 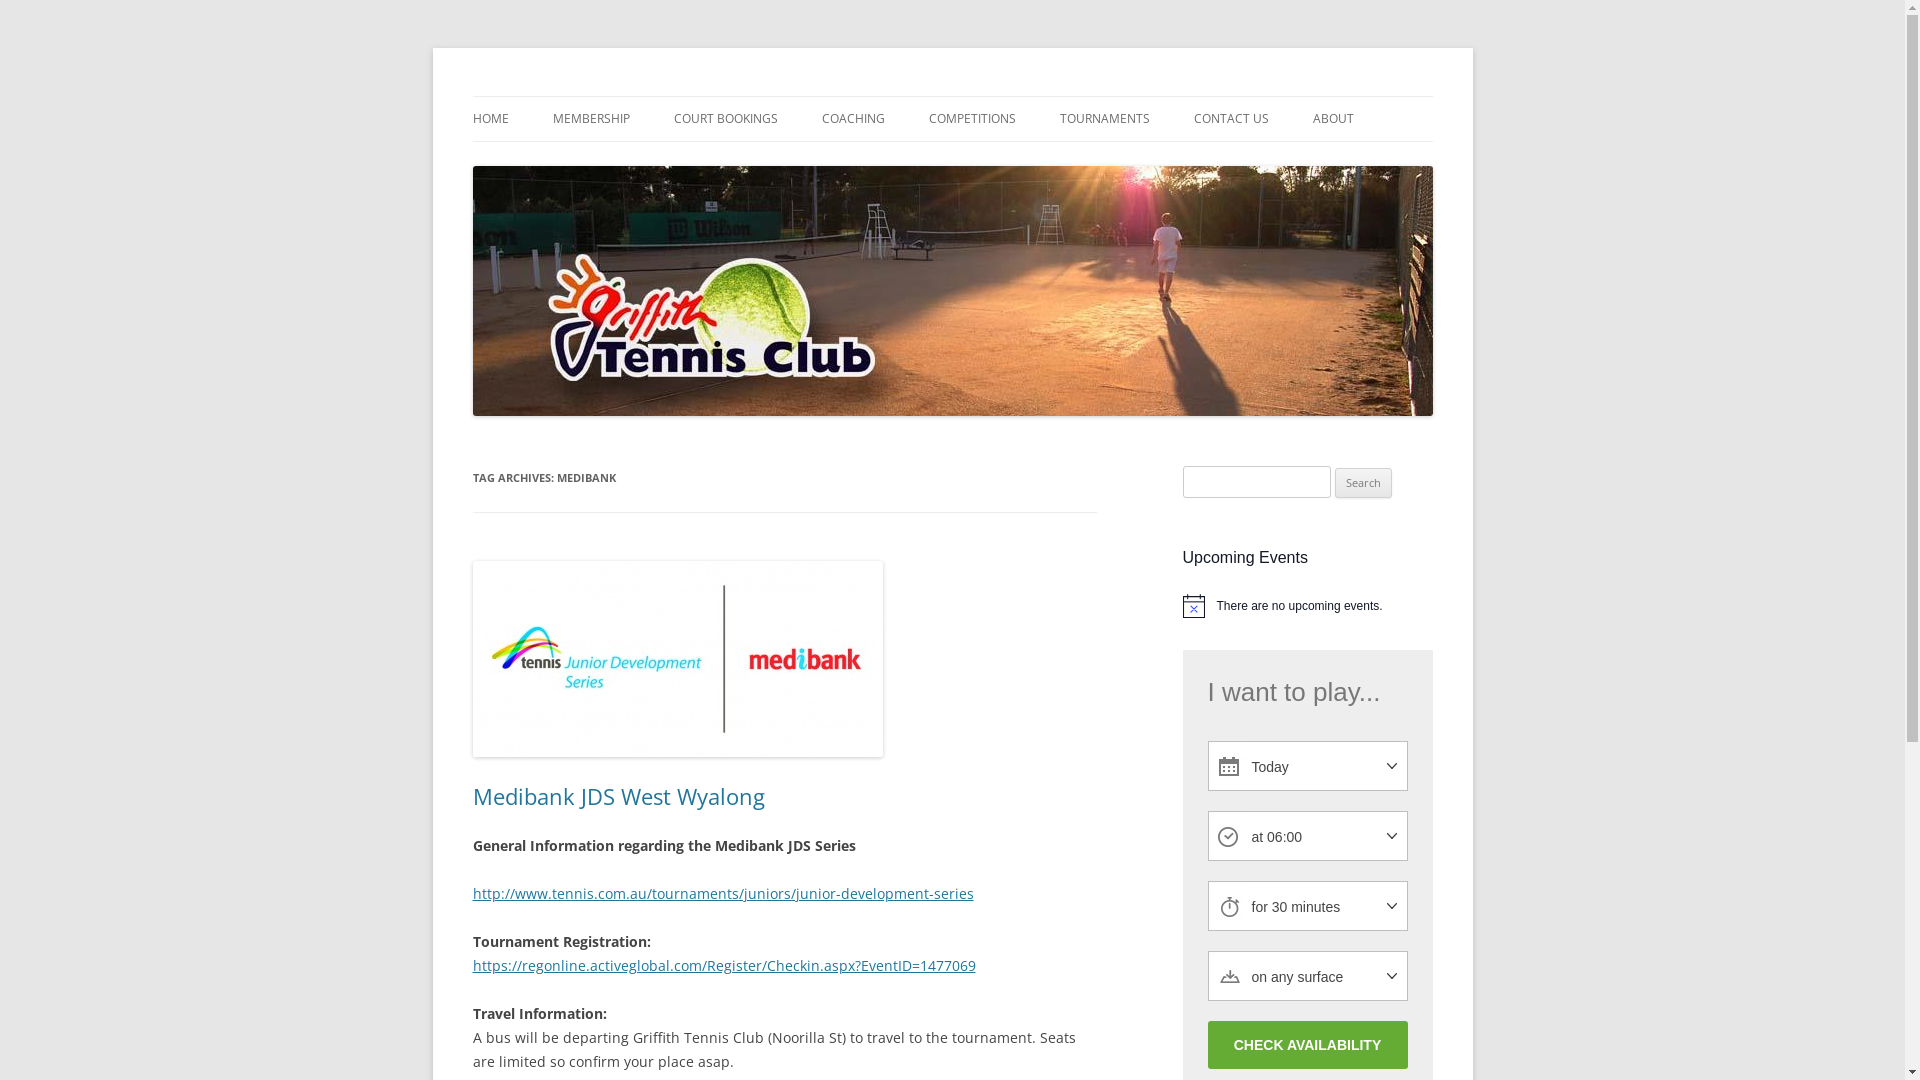 What do you see at coordinates (971, 119) in the screenshot?
I see `'COMPETITIONS'` at bounding box center [971, 119].